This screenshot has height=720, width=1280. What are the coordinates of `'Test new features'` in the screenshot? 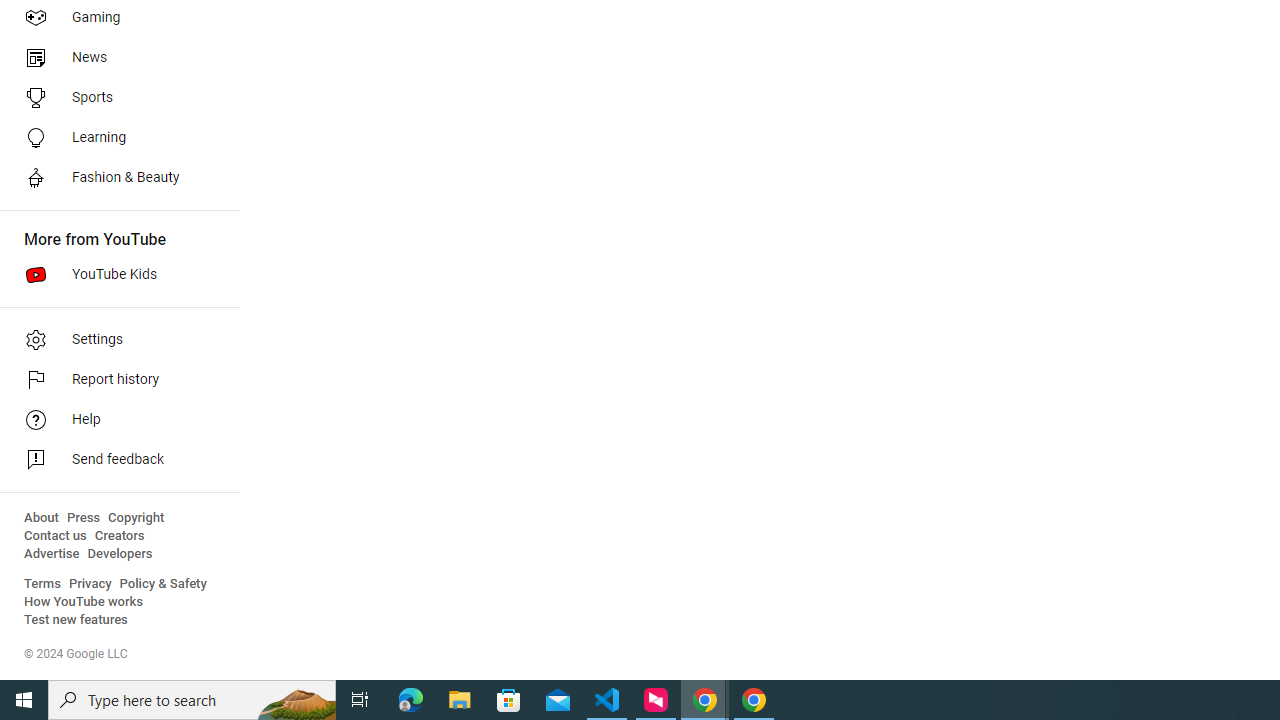 It's located at (76, 619).